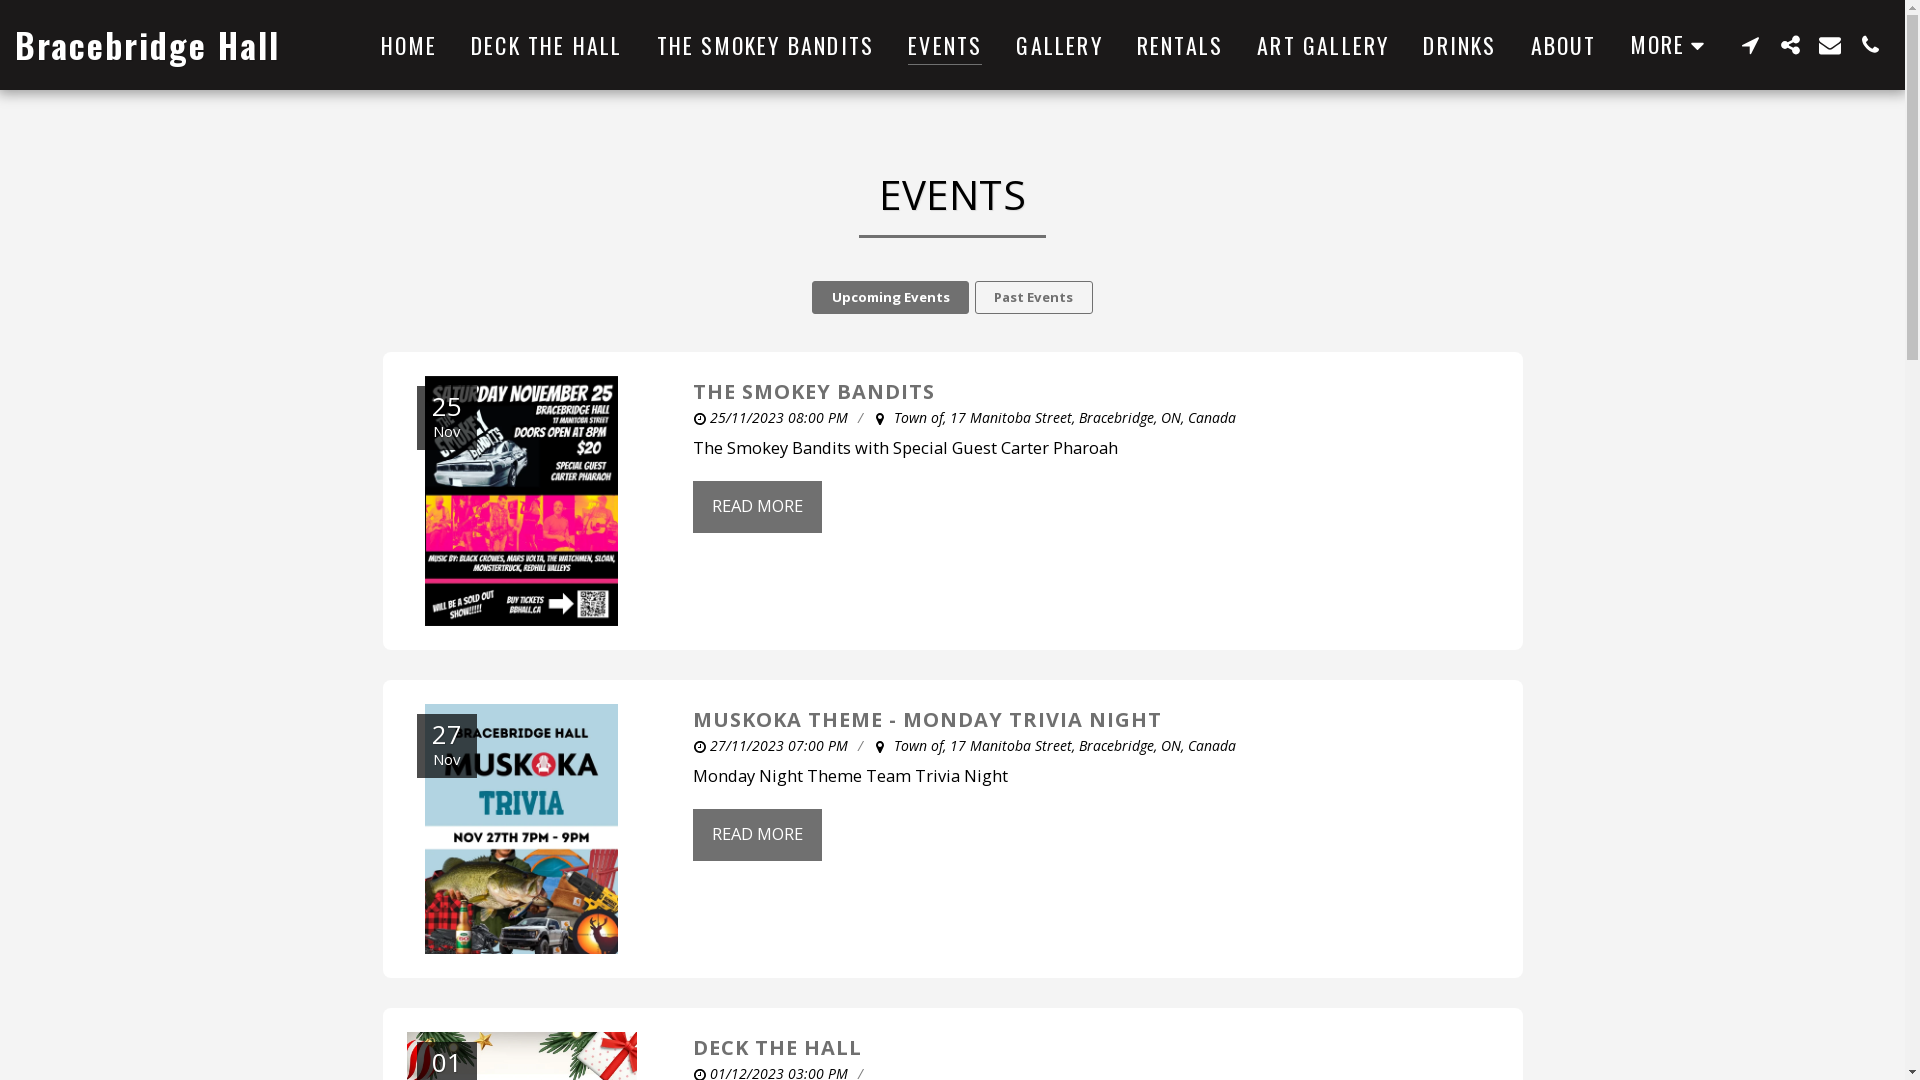  Describe the element at coordinates (1790, 44) in the screenshot. I see `' '` at that location.